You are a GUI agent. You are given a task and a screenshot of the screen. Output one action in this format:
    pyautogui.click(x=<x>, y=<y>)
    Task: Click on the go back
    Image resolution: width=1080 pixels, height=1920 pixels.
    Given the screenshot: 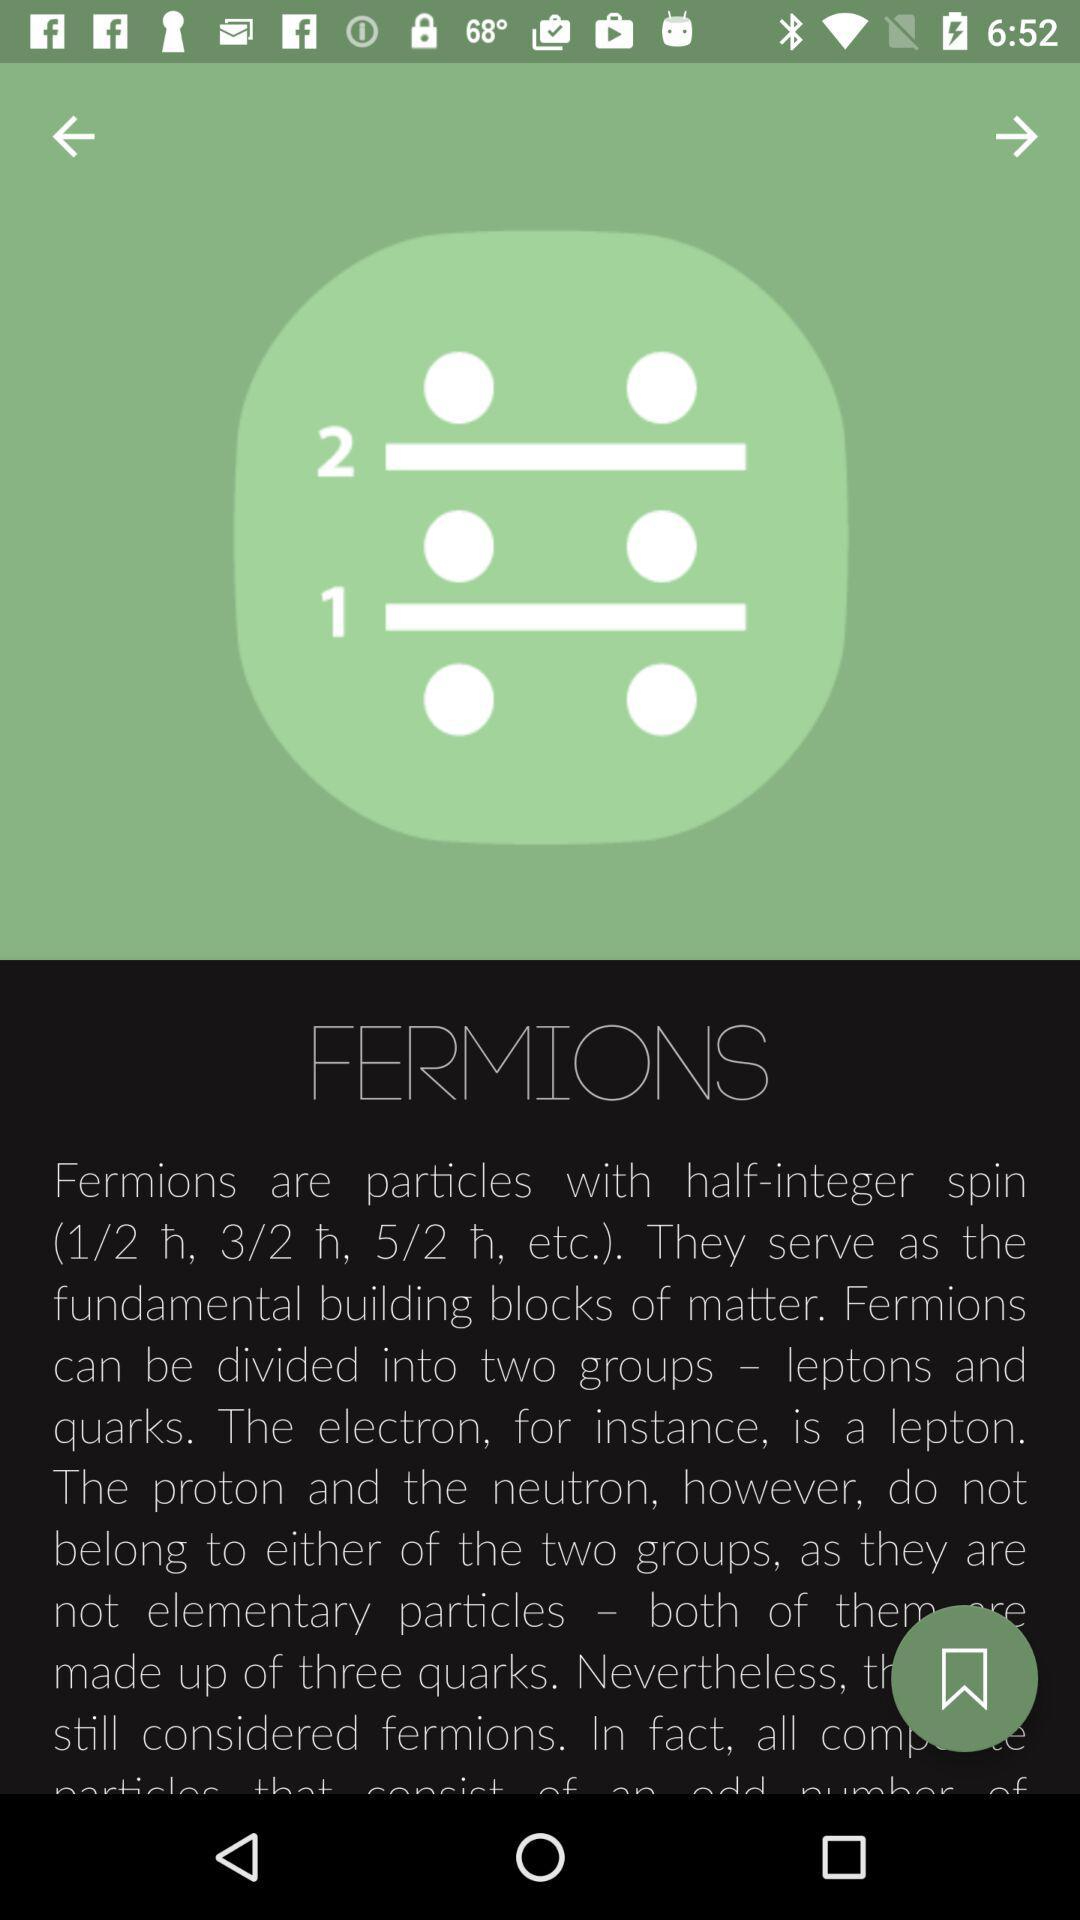 What is the action you would take?
    pyautogui.click(x=72, y=135)
    